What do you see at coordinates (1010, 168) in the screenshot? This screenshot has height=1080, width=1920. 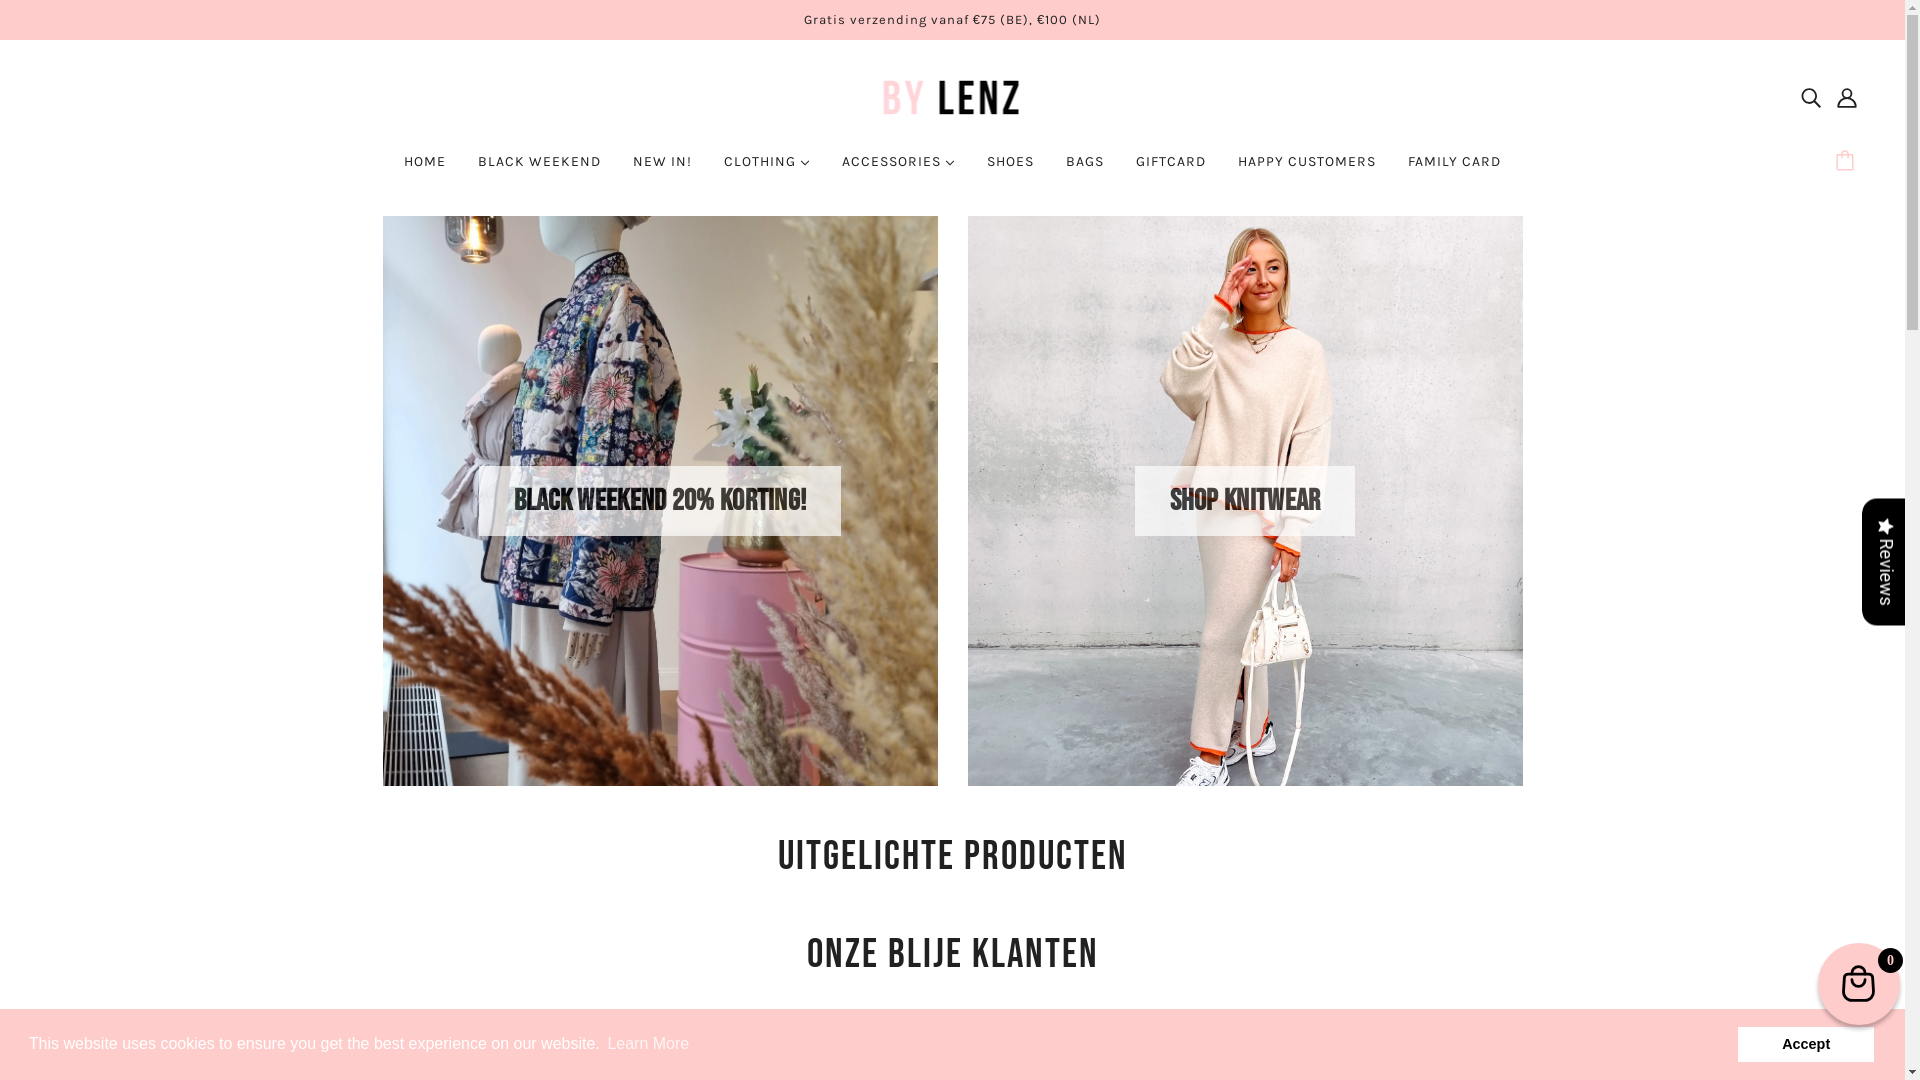 I see `'SHOES'` at bounding box center [1010, 168].